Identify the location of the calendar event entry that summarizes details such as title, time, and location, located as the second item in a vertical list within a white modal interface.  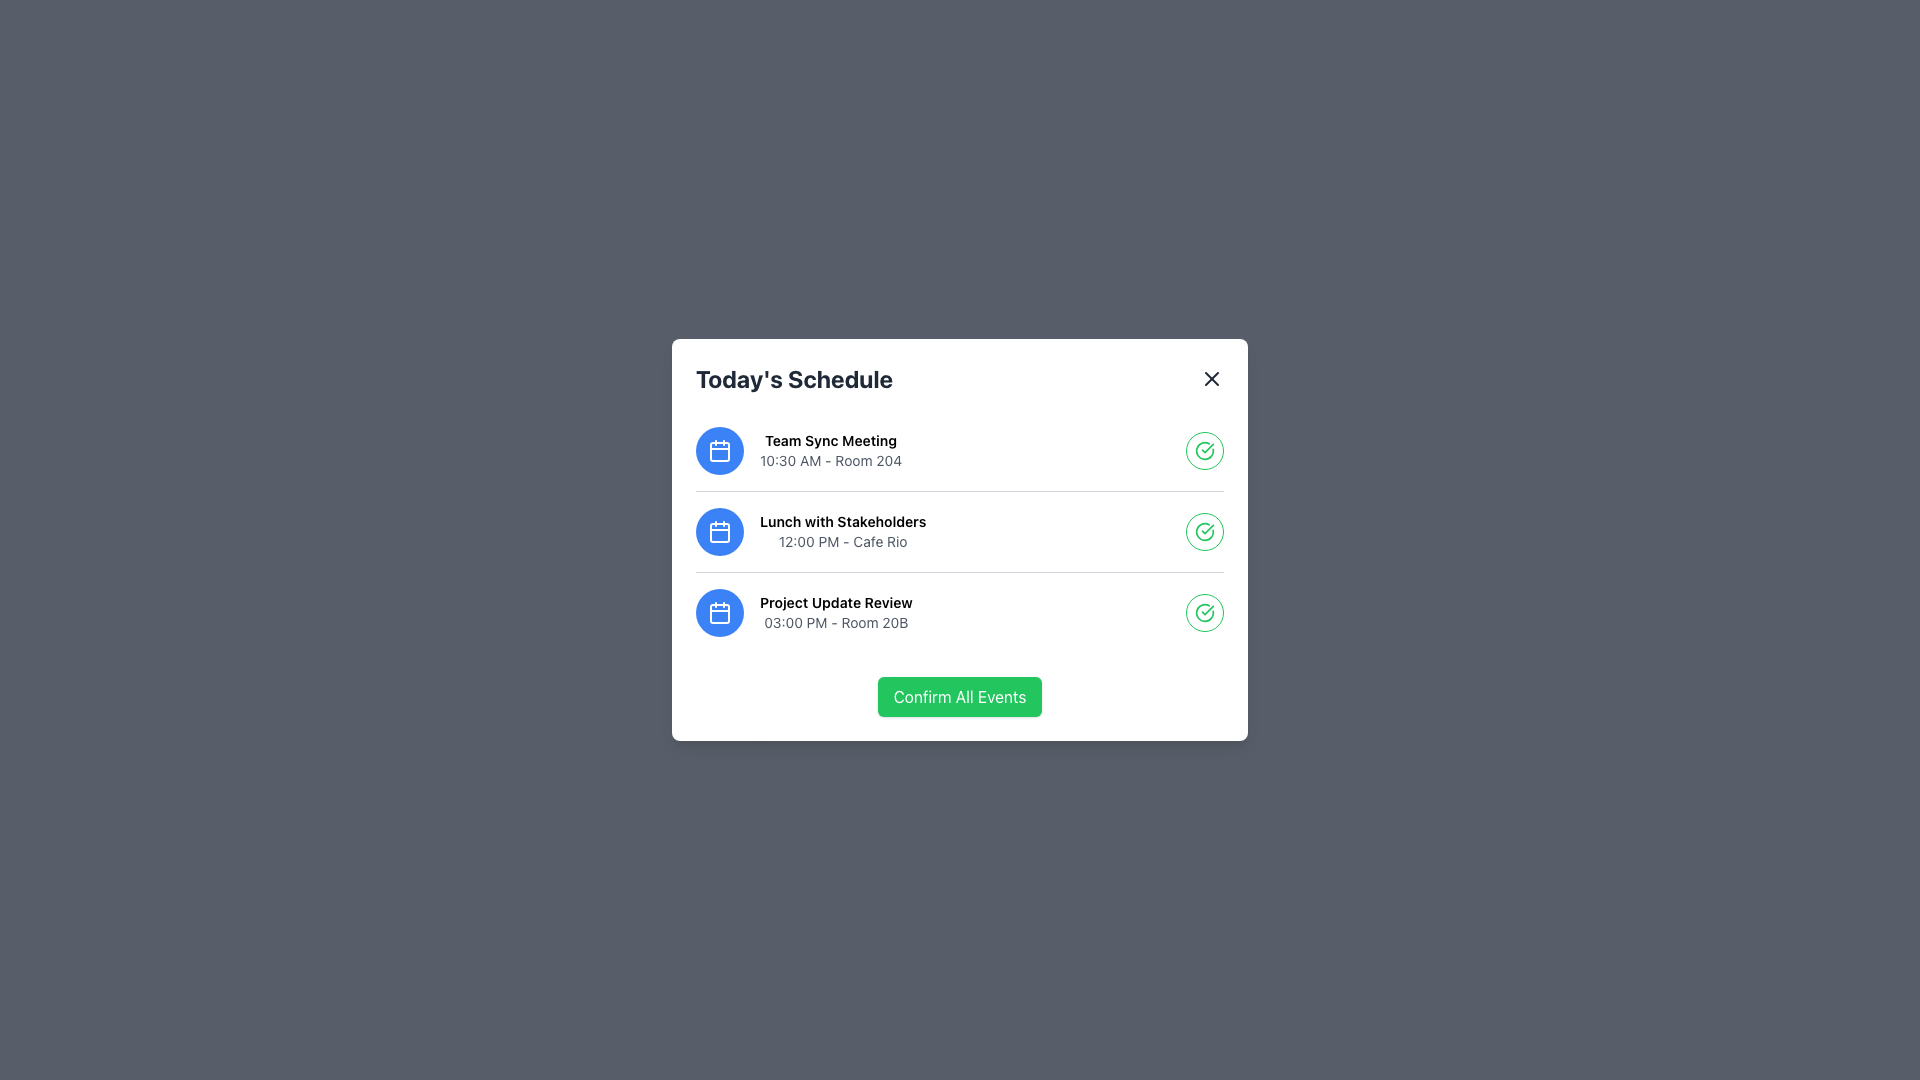
(811, 531).